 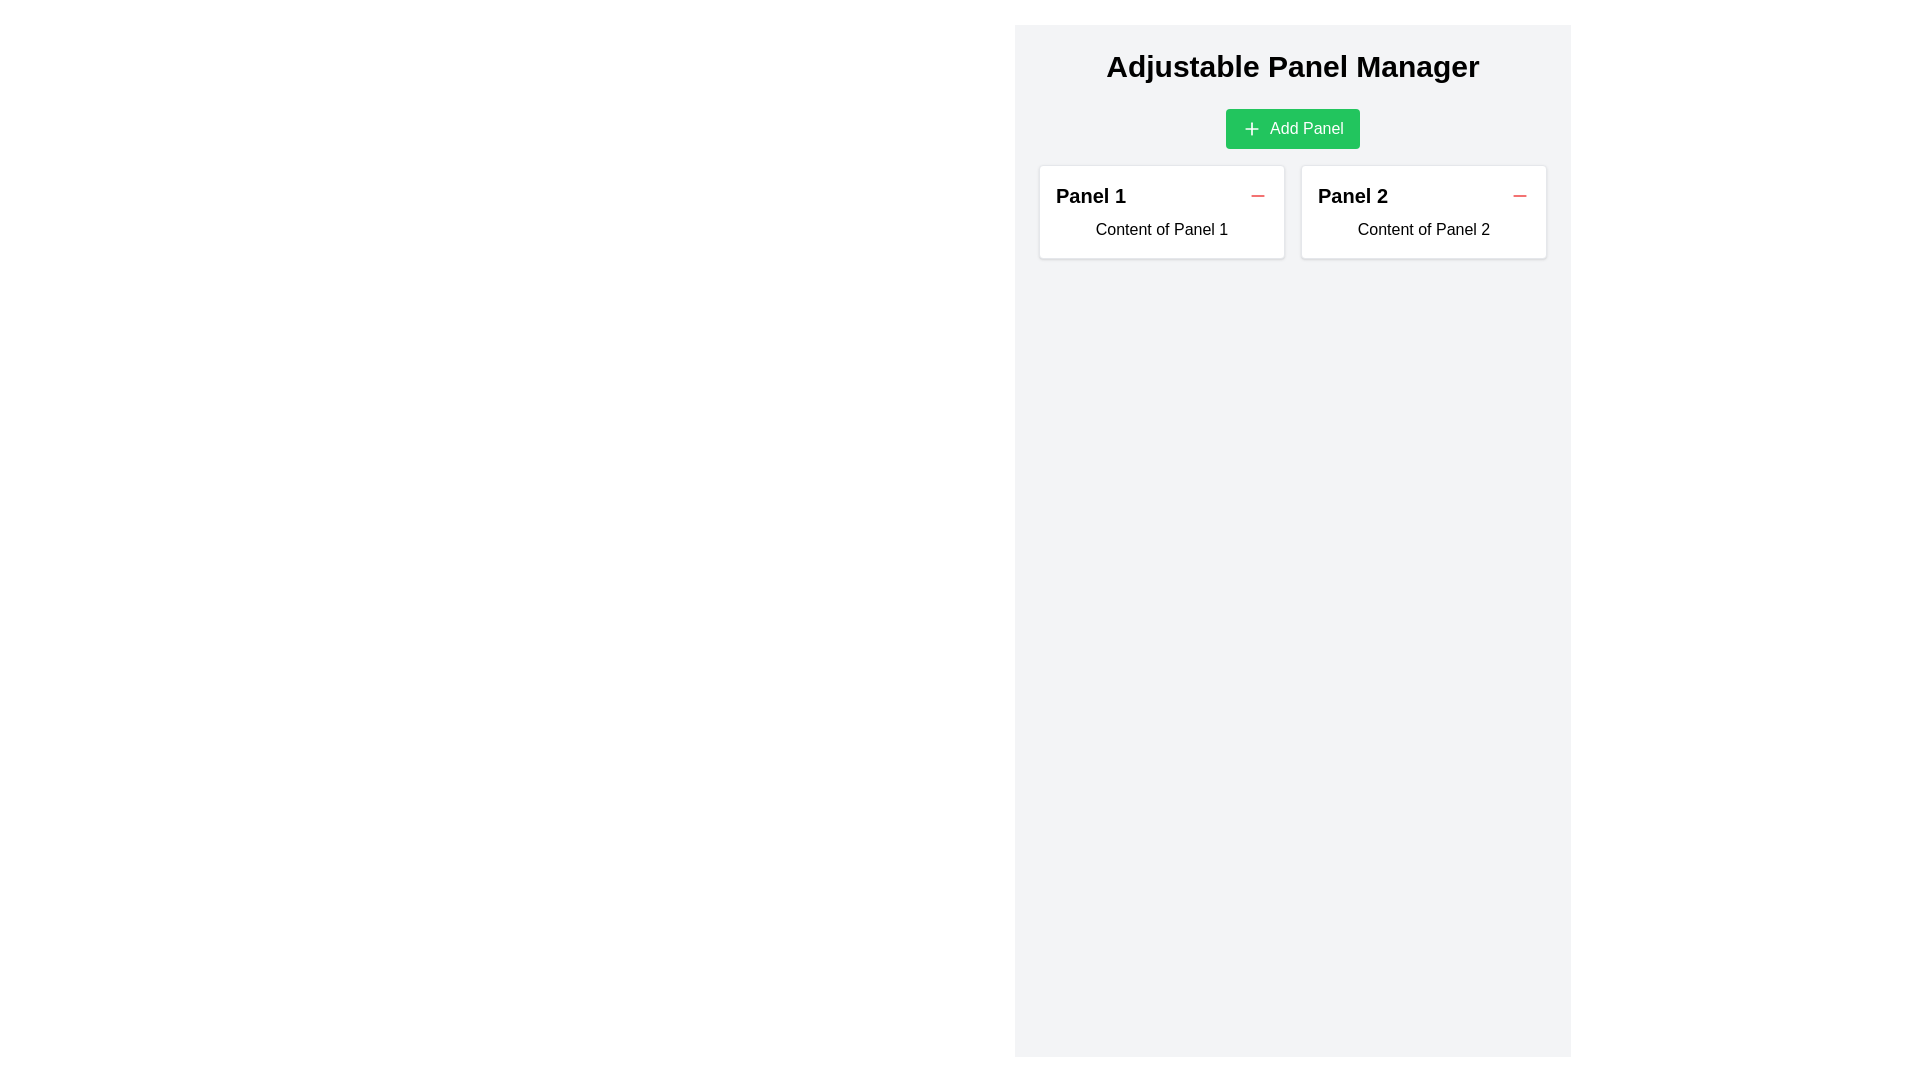 I want to click on the button that adds a new panel or item, positioned centrally below the title 'Adjustable Panel Manager', so click(x=1292, y=128).